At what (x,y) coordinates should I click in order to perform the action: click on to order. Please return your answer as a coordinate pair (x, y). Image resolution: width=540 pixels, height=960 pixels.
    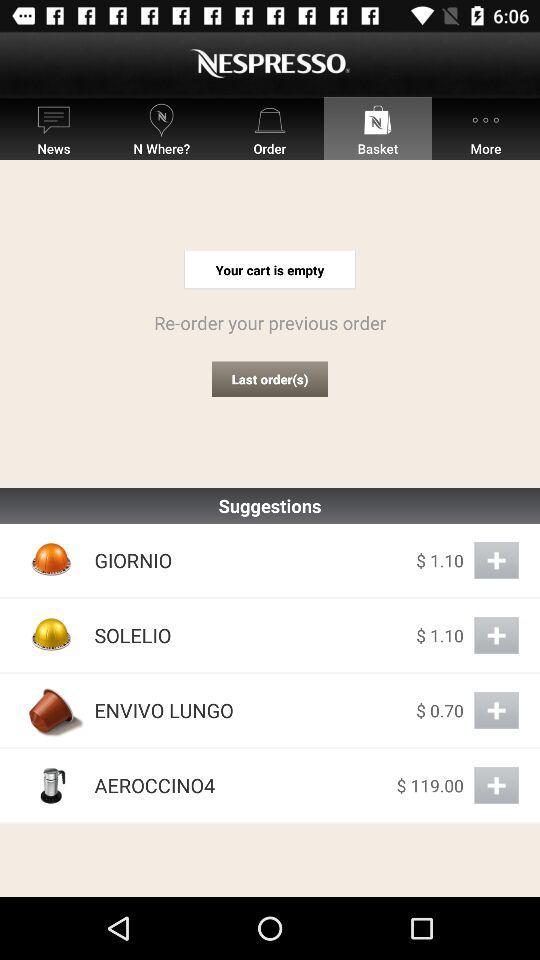
    Looking at the image, I should click on (495, 634).